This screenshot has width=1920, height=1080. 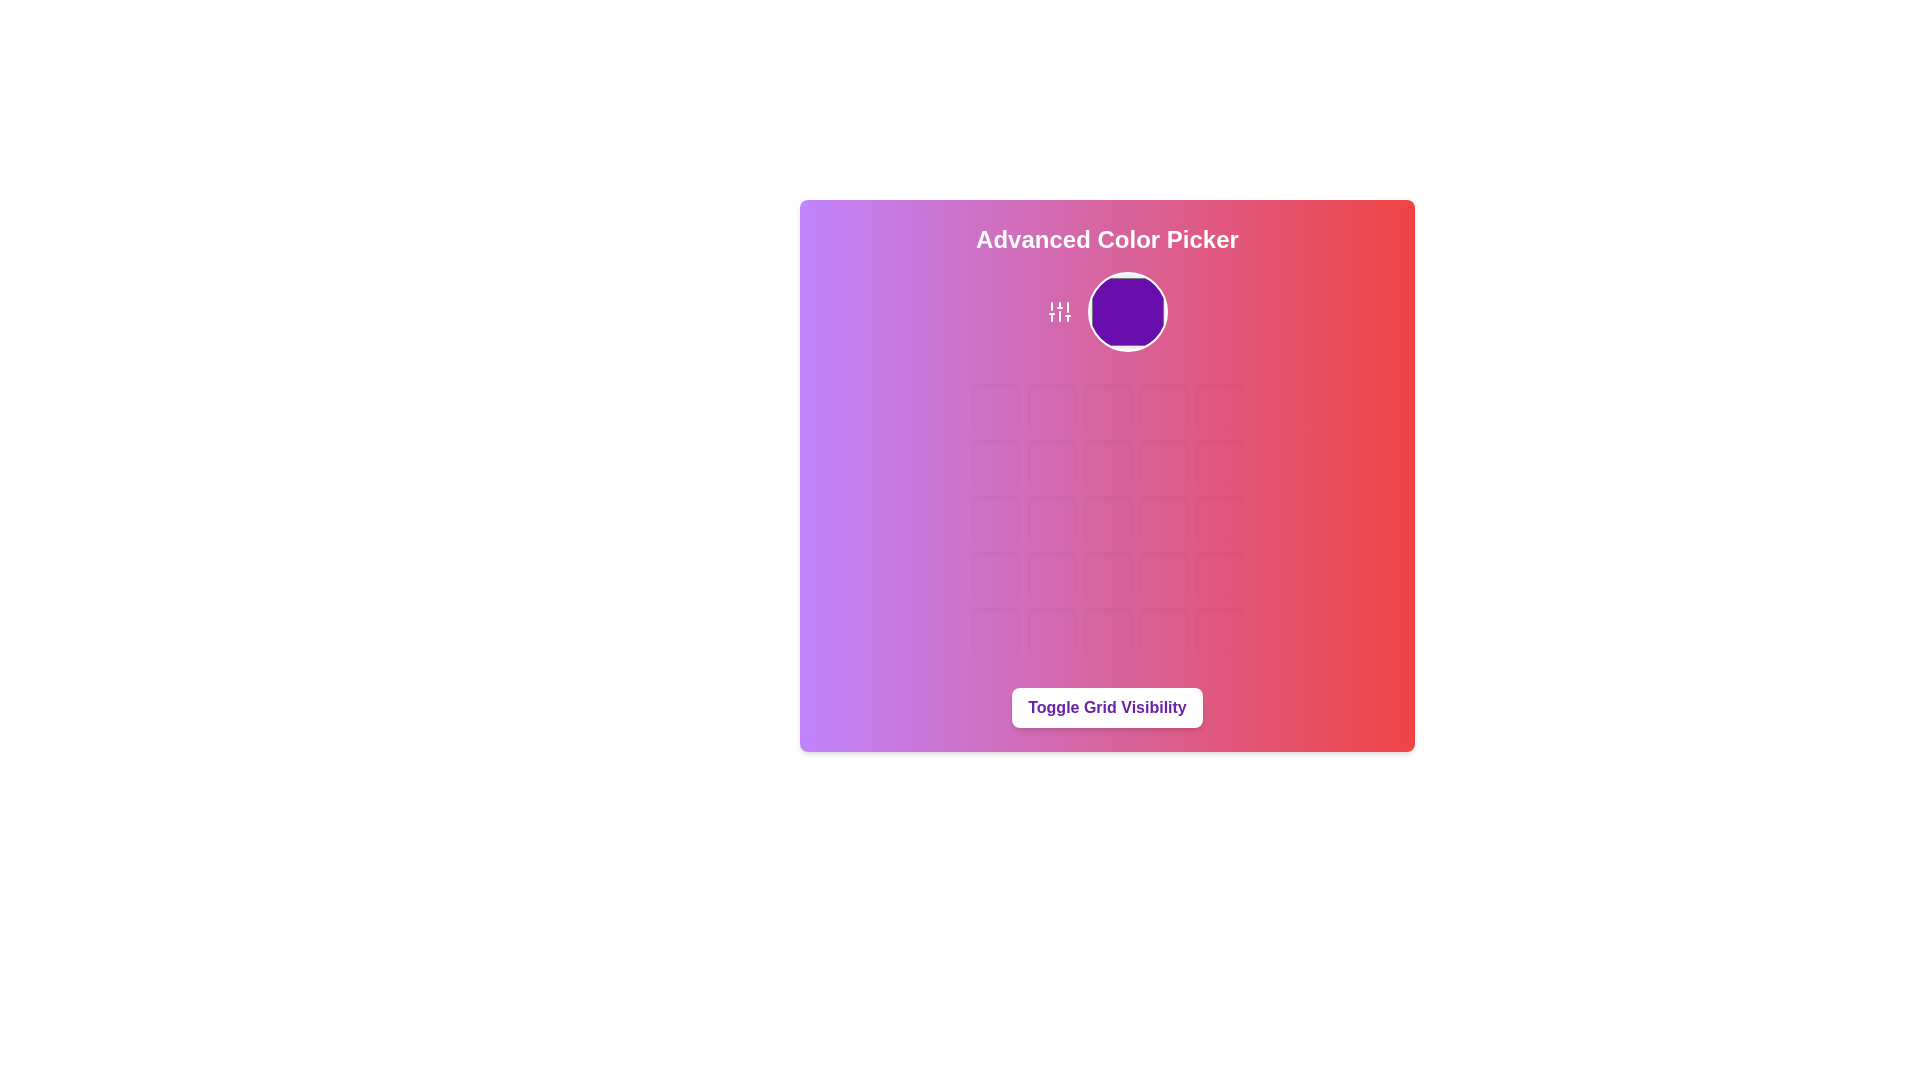 I want to click on the bottom-right square grid cell in the Advanced Color Picker, so click(x=1218, y=632).